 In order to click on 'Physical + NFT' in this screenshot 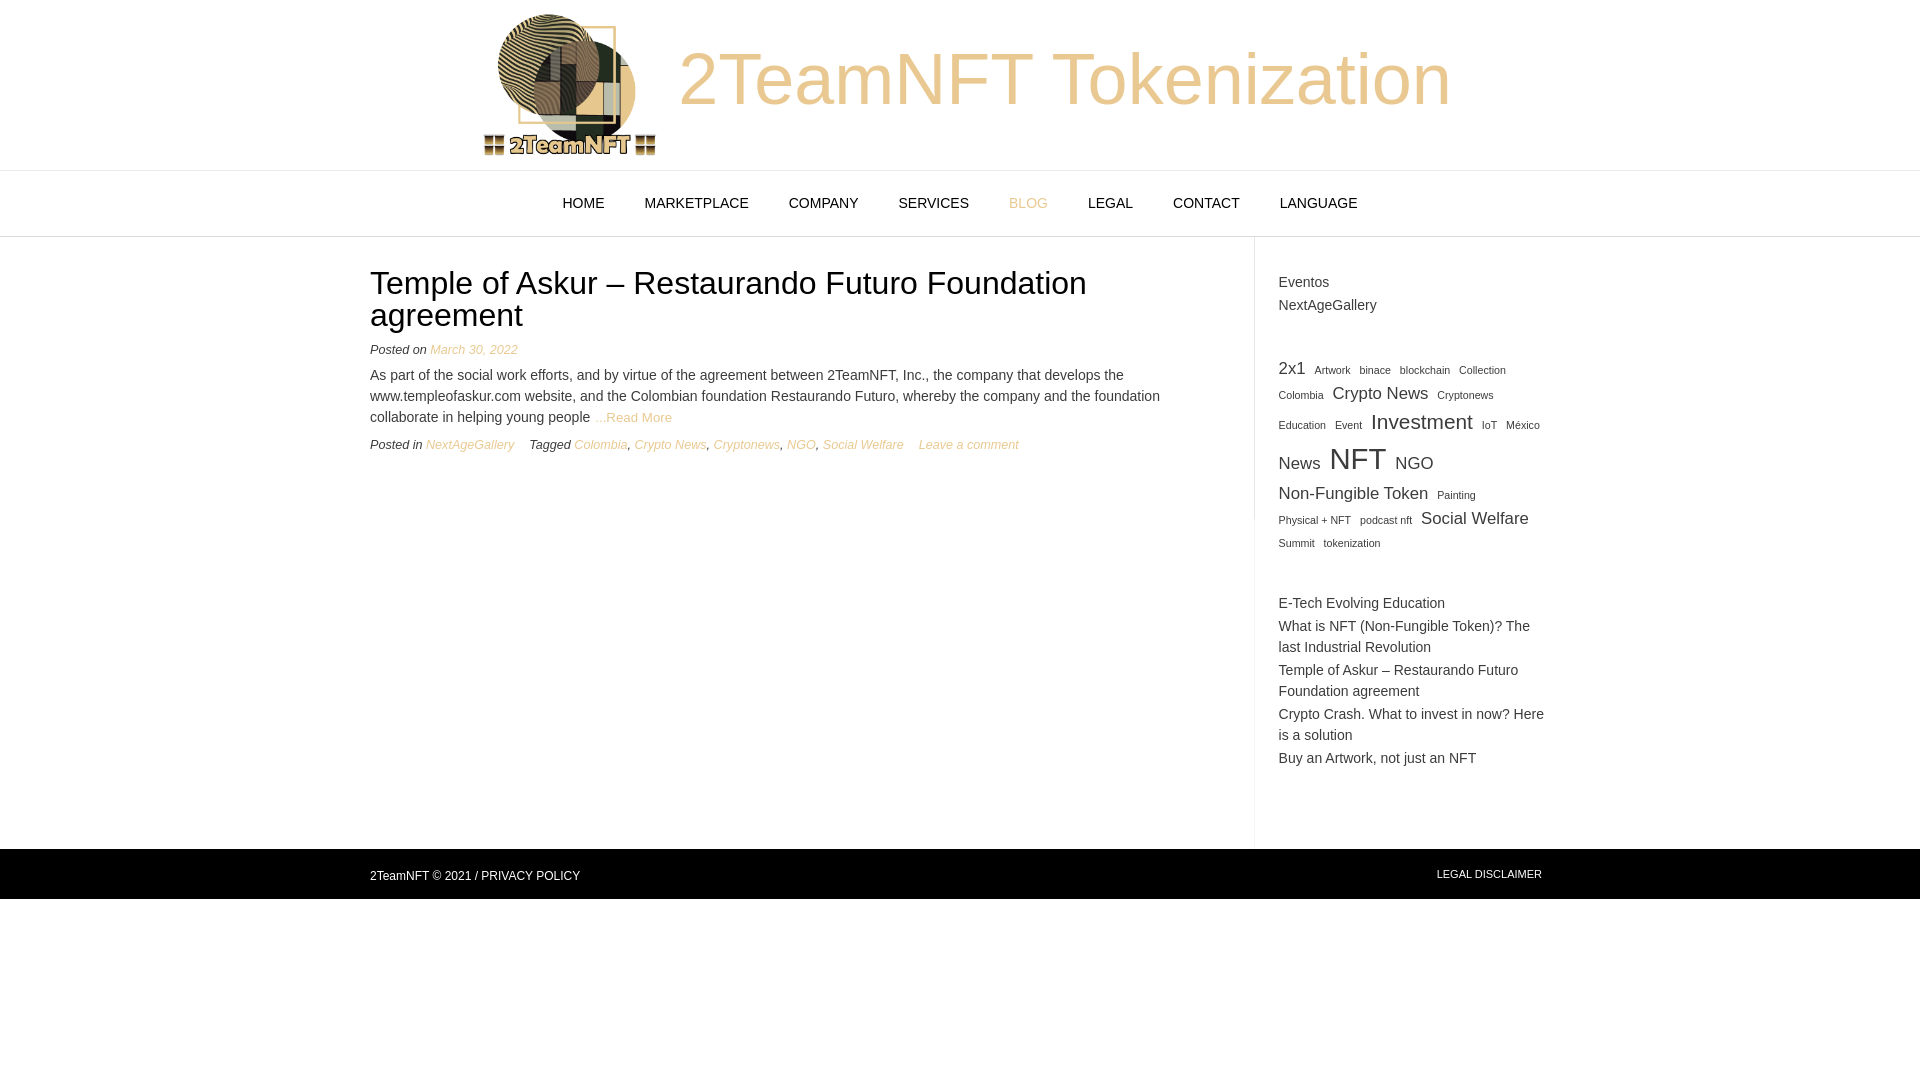, I will do `click(1277, 519)`.